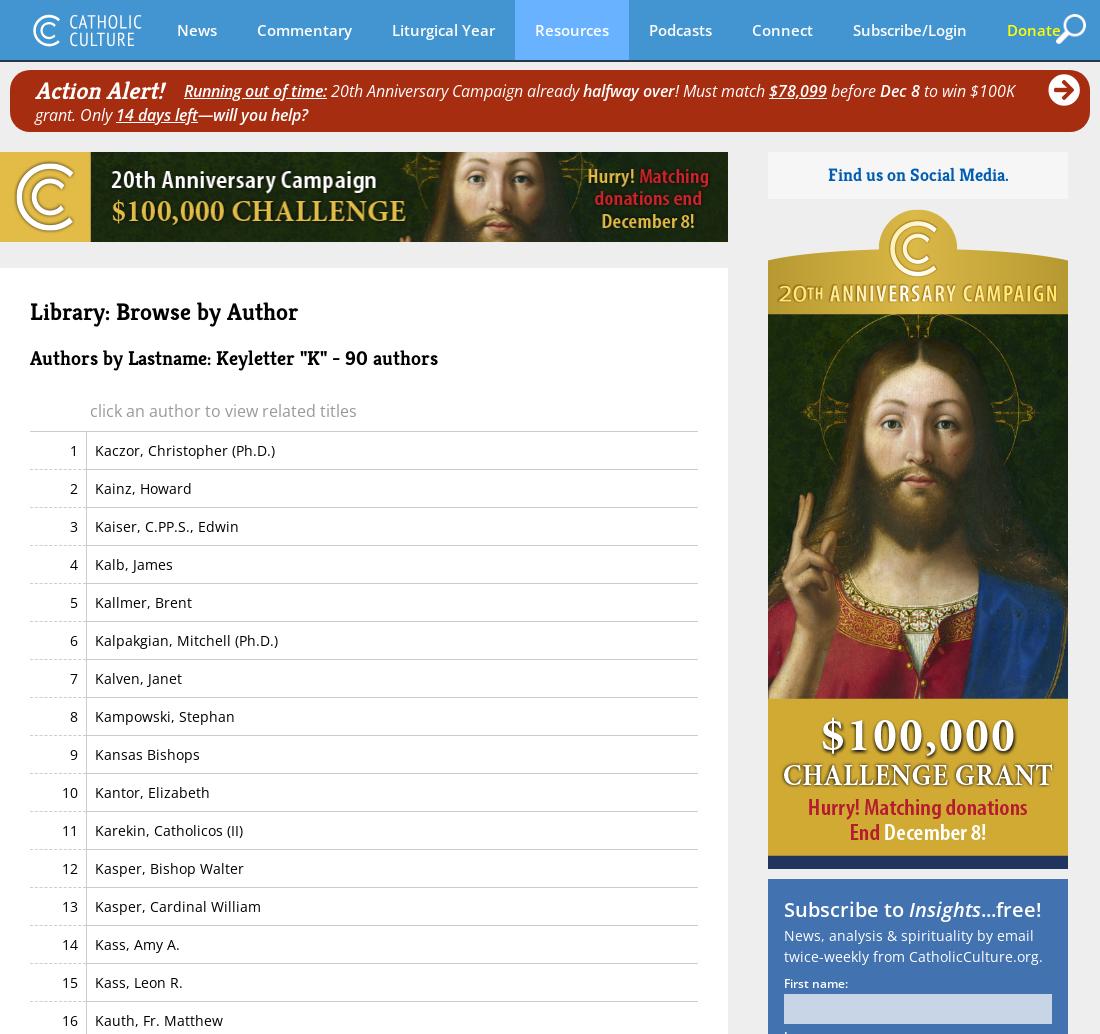 Image resolution: width=1100 pixels, height=1034 pixels. I want to click on 'Subscribe to', so click(783, 908).